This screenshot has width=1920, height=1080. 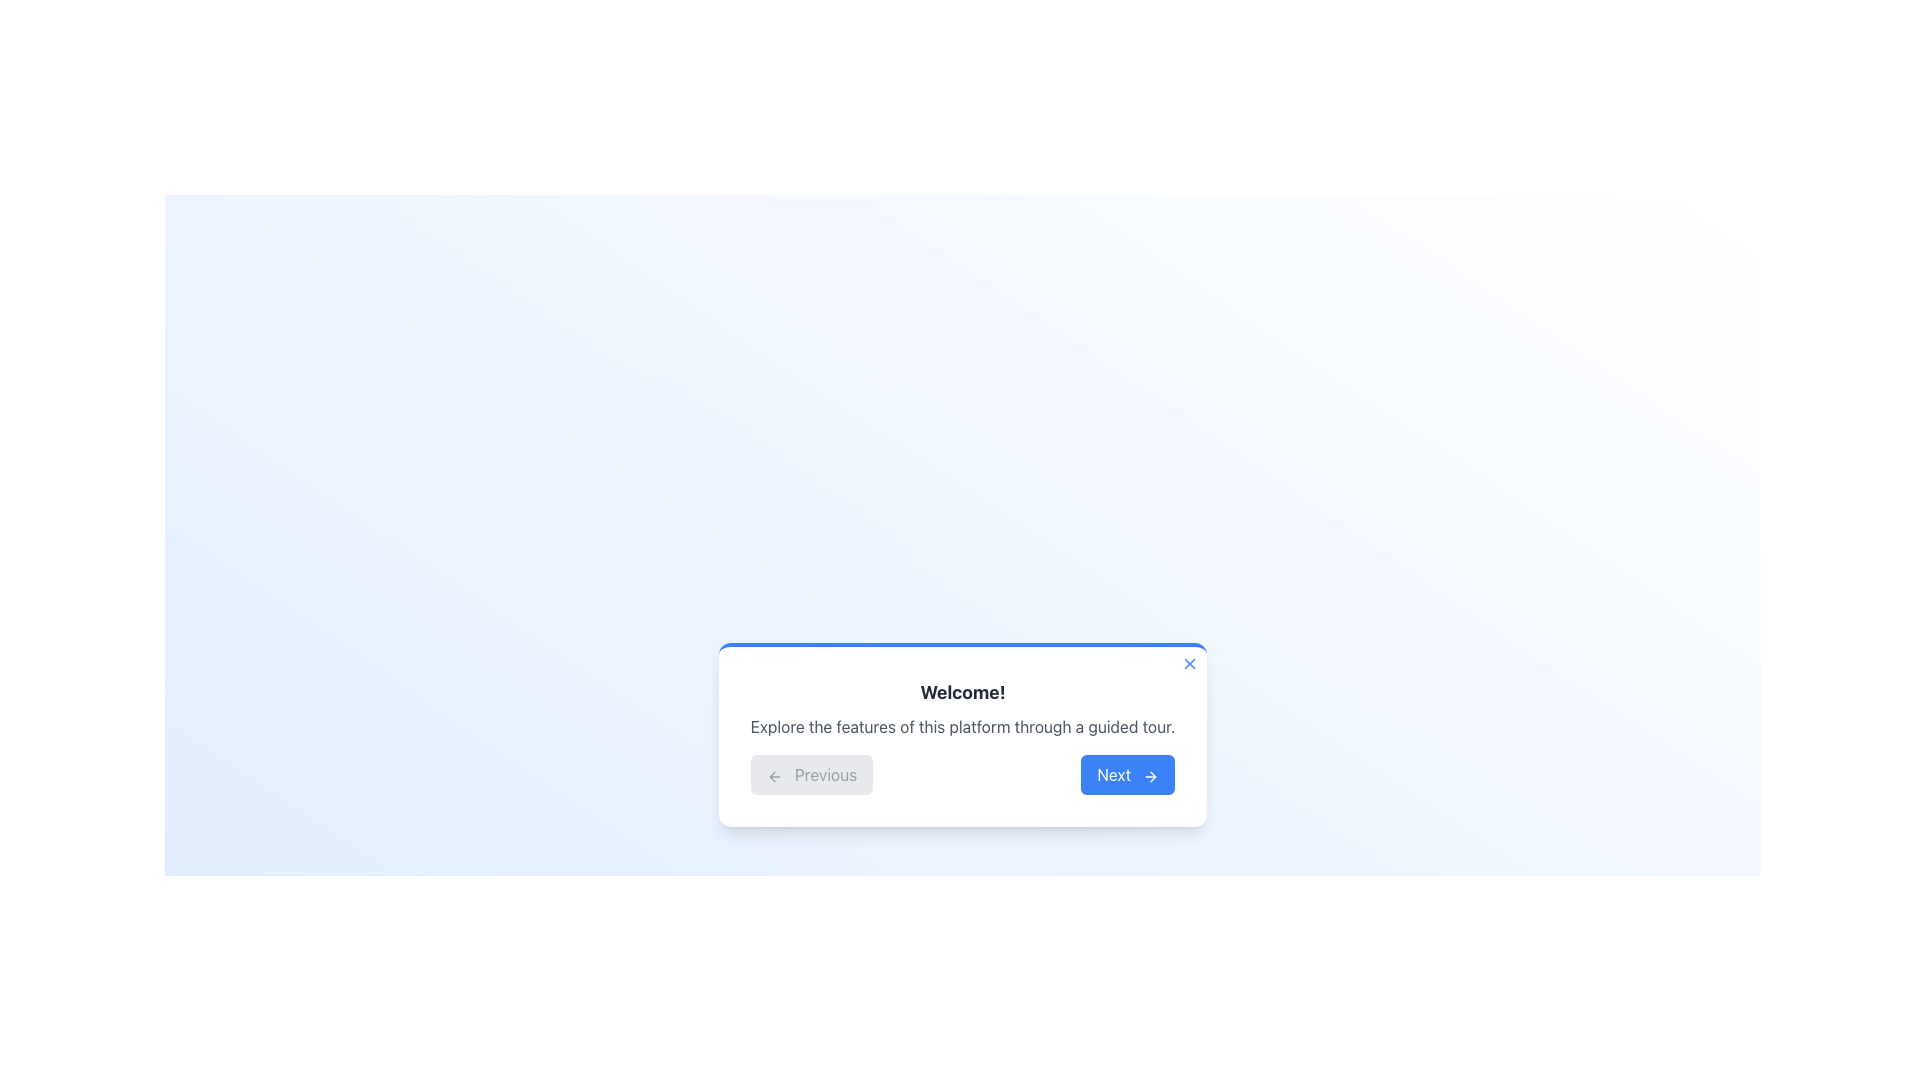 What do you see at coordinates (1128, 774) in the screenshot?
I see `the second interactive button located at the bottom of the modal window` at bounding box center [1128, 774].